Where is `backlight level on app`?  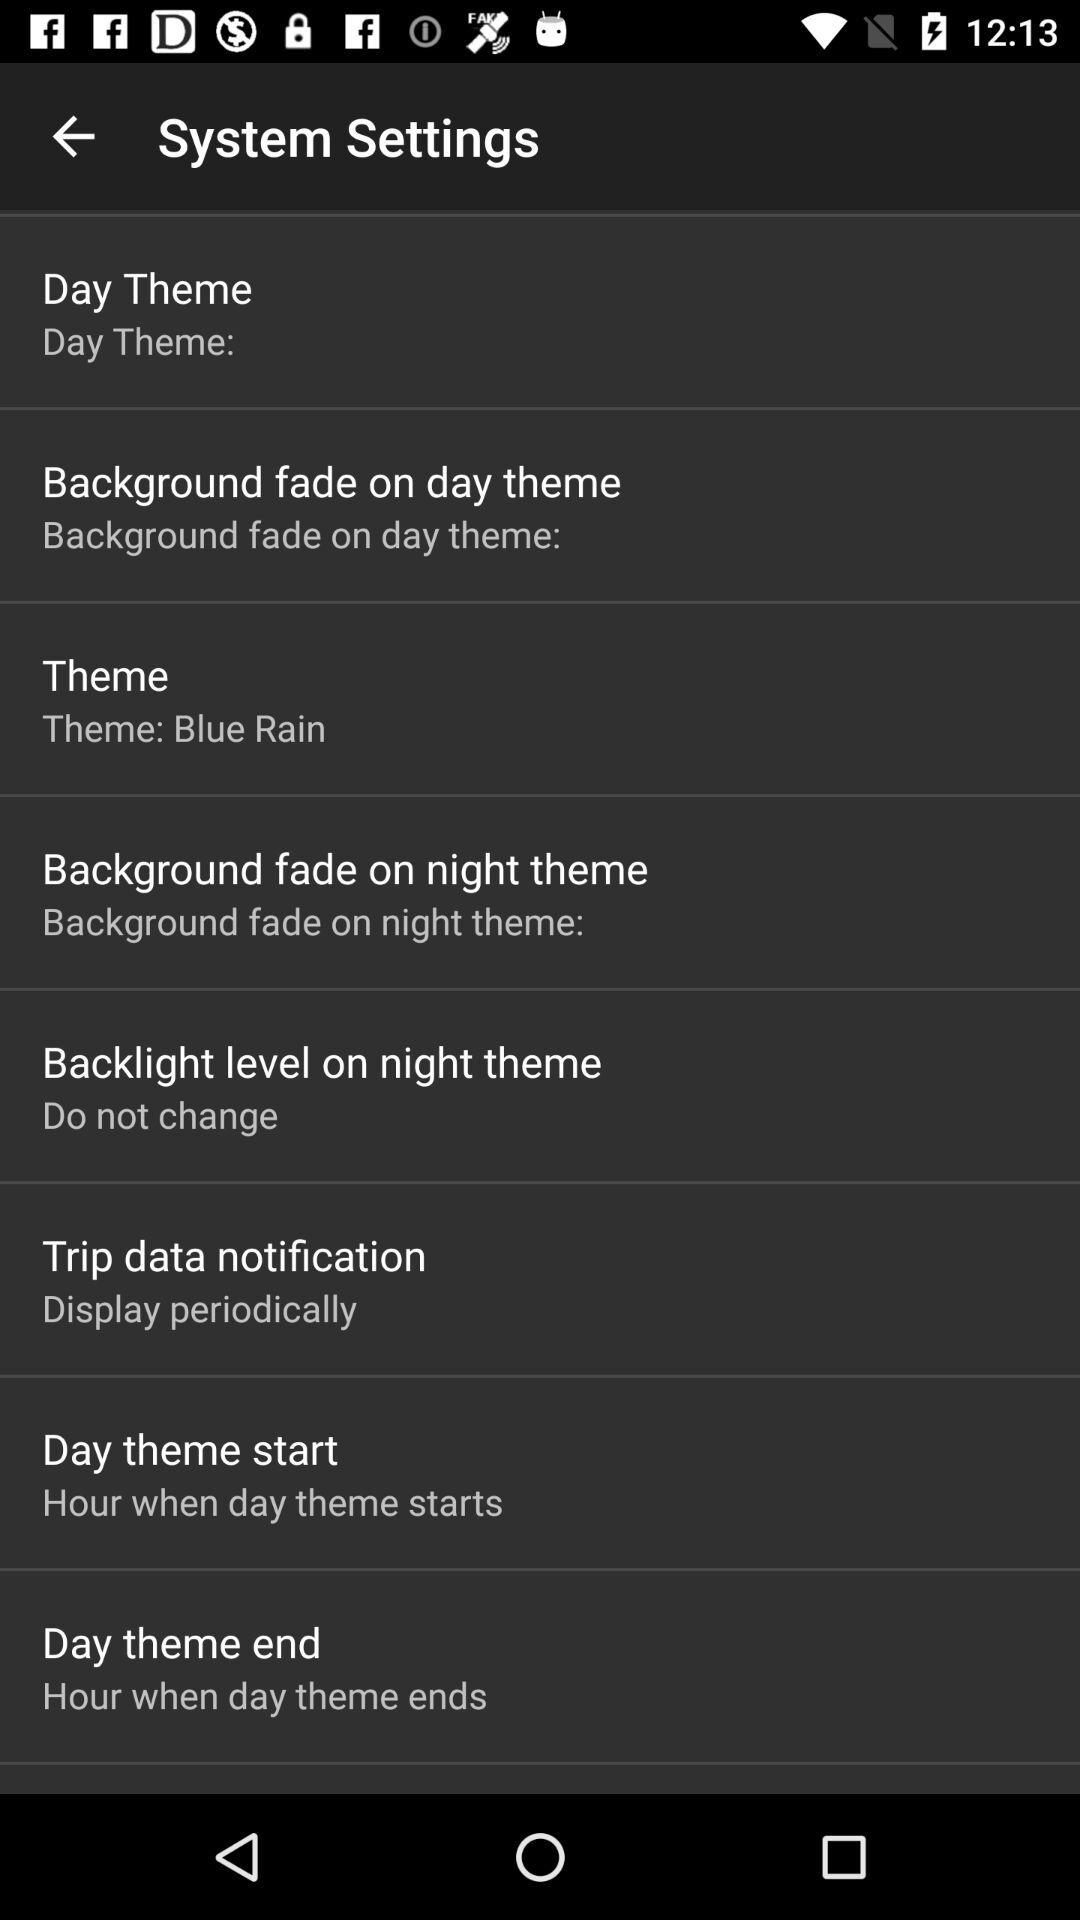 backlight level on app is located at coordinates (321, 1060).